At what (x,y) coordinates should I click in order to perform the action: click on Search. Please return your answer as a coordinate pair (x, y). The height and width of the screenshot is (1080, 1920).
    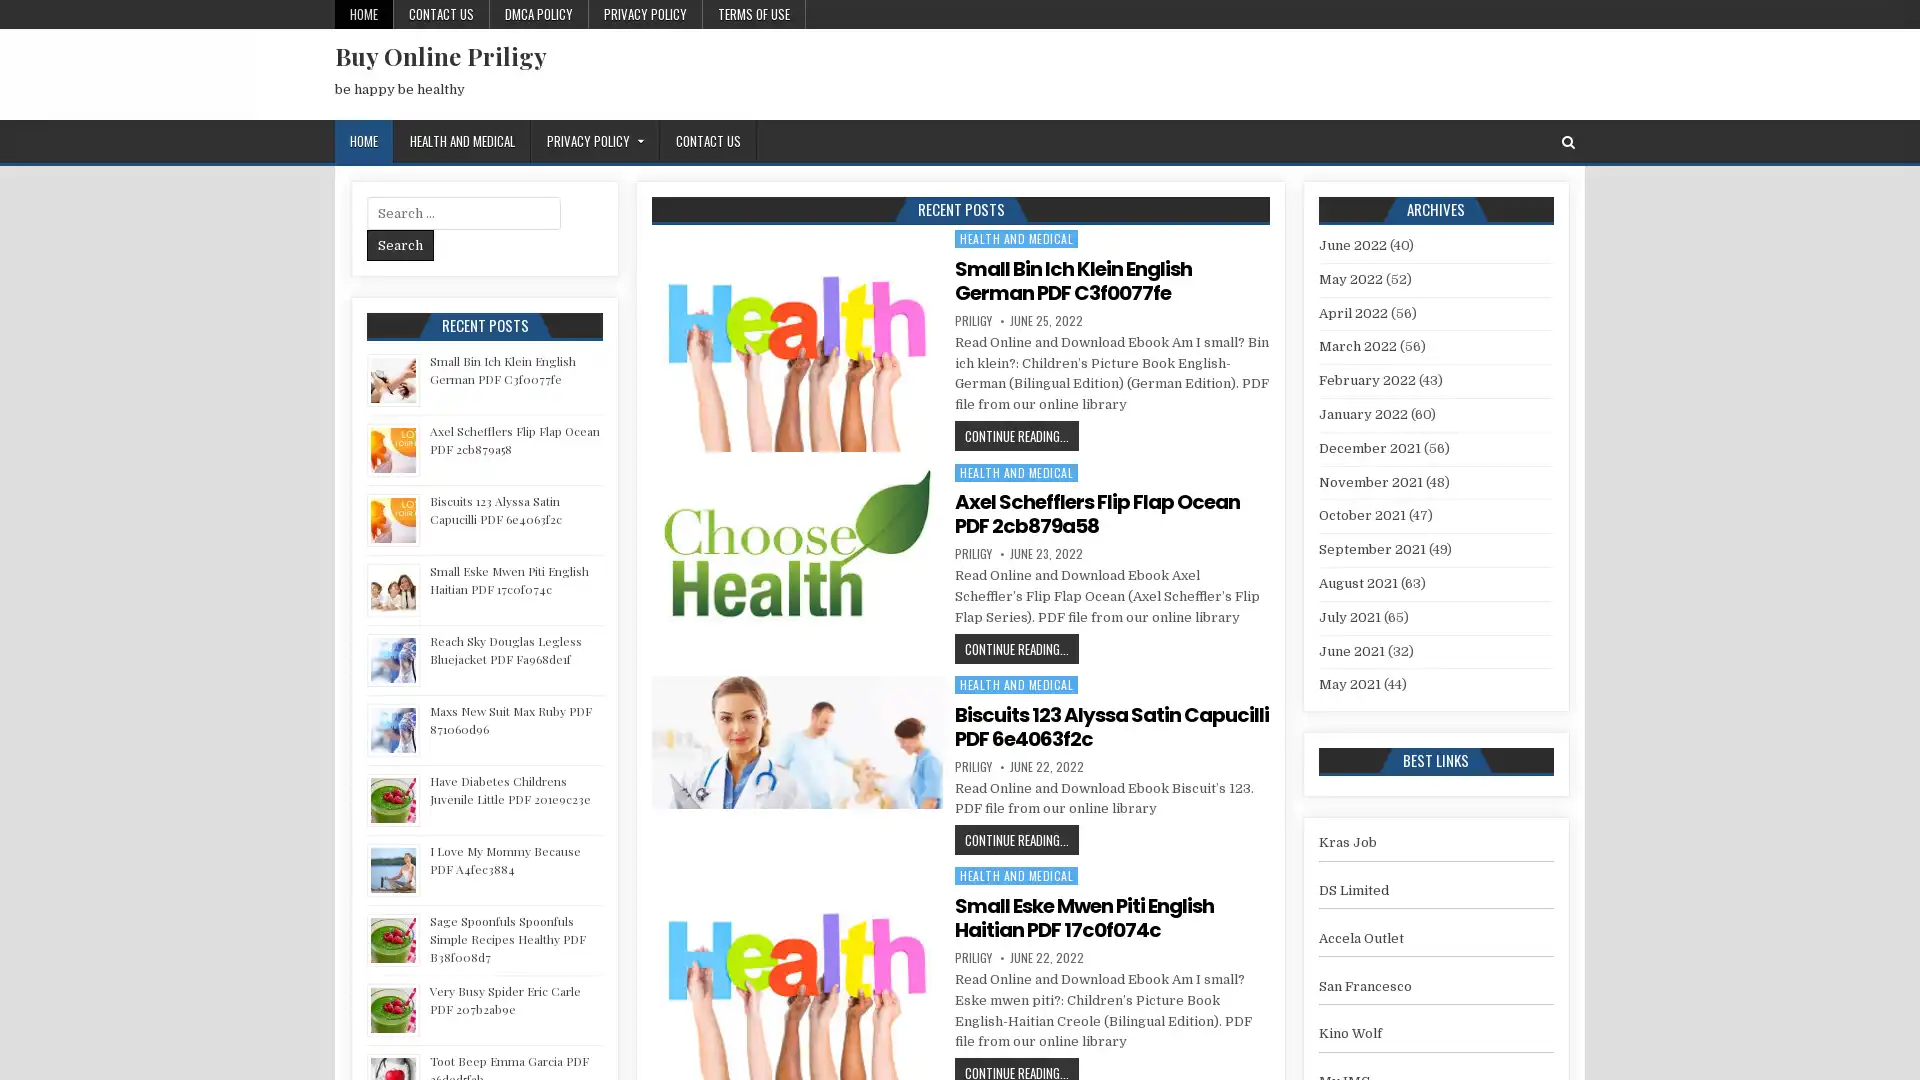
    Looking at the image, I should click on (400, 244).